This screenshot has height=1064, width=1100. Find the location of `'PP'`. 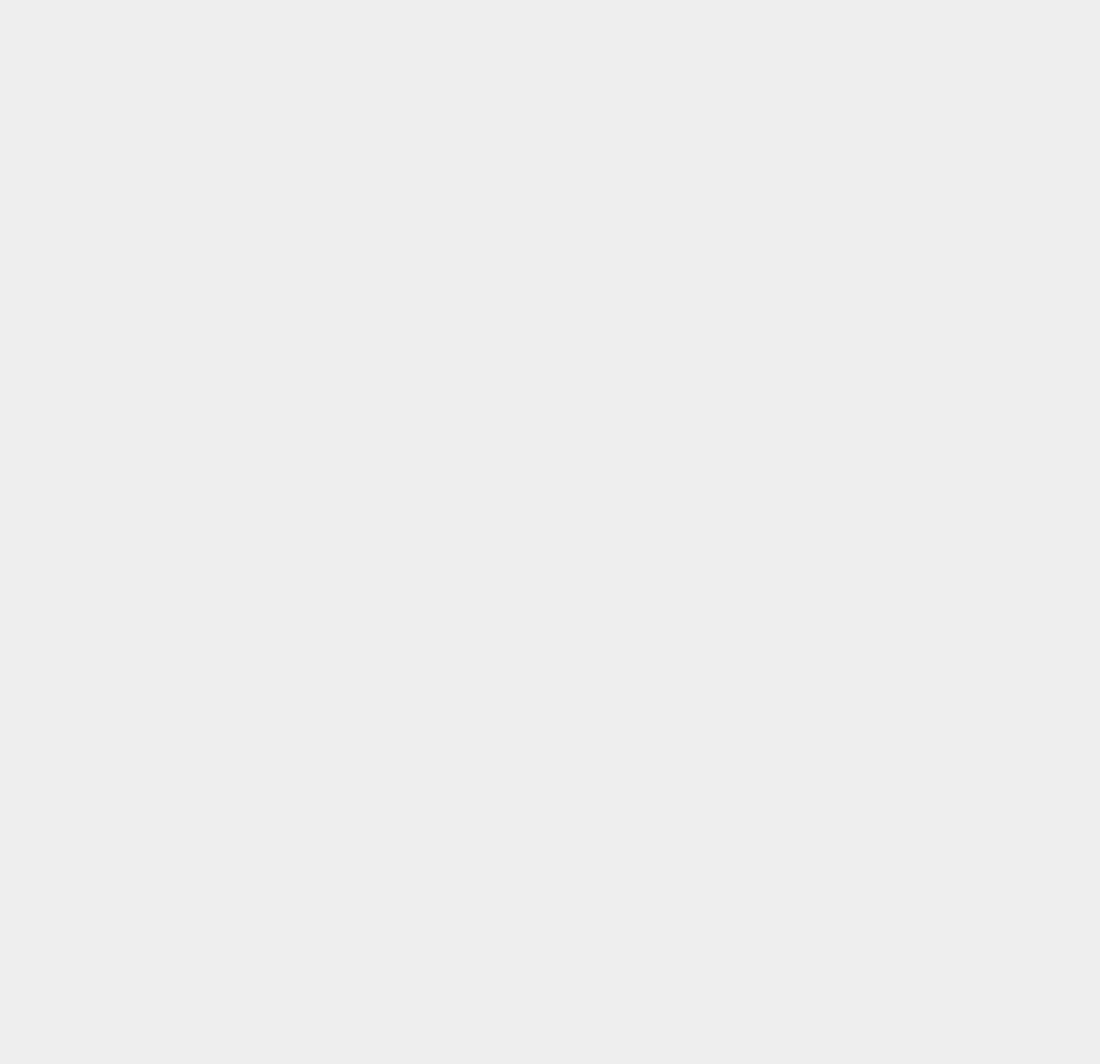

'PP' is located at coordinates (787, 531).